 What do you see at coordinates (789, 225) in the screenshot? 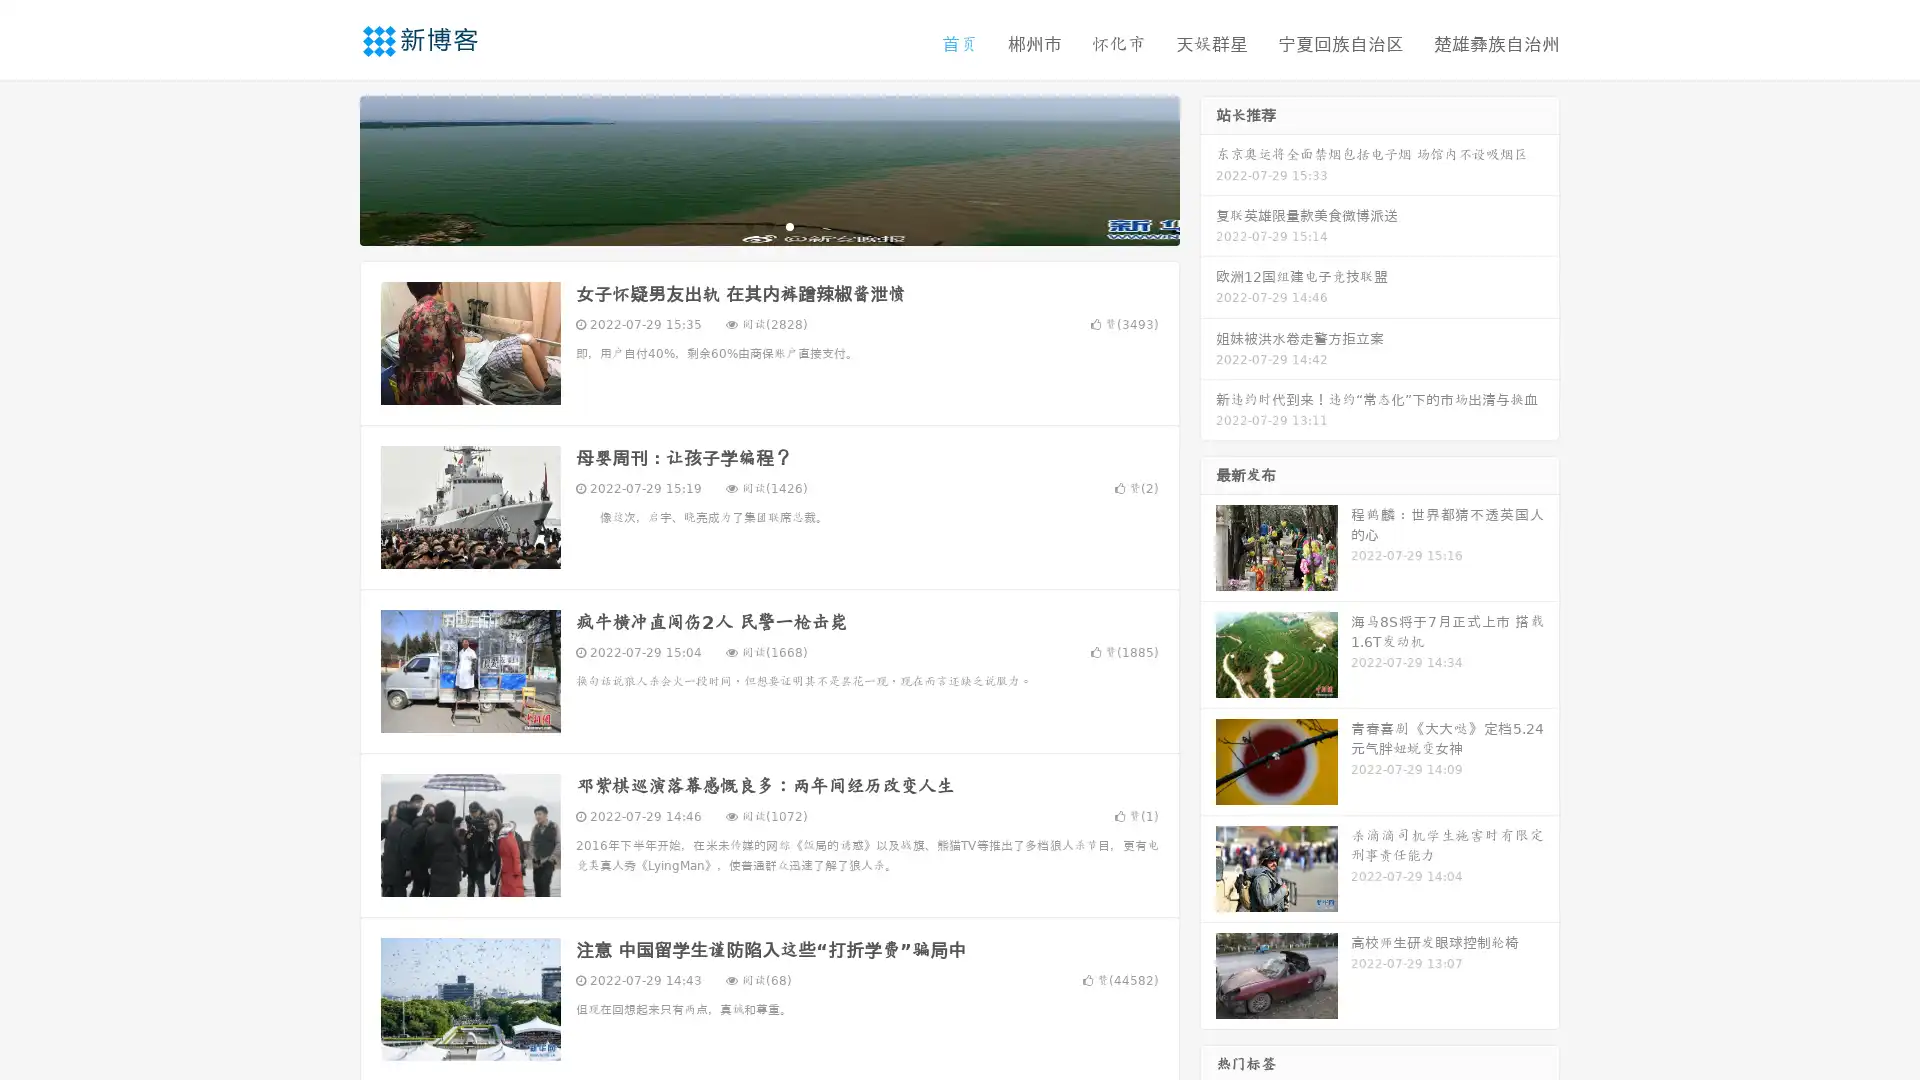
I see `Go to slide 3` at bounding box center [789, 225].